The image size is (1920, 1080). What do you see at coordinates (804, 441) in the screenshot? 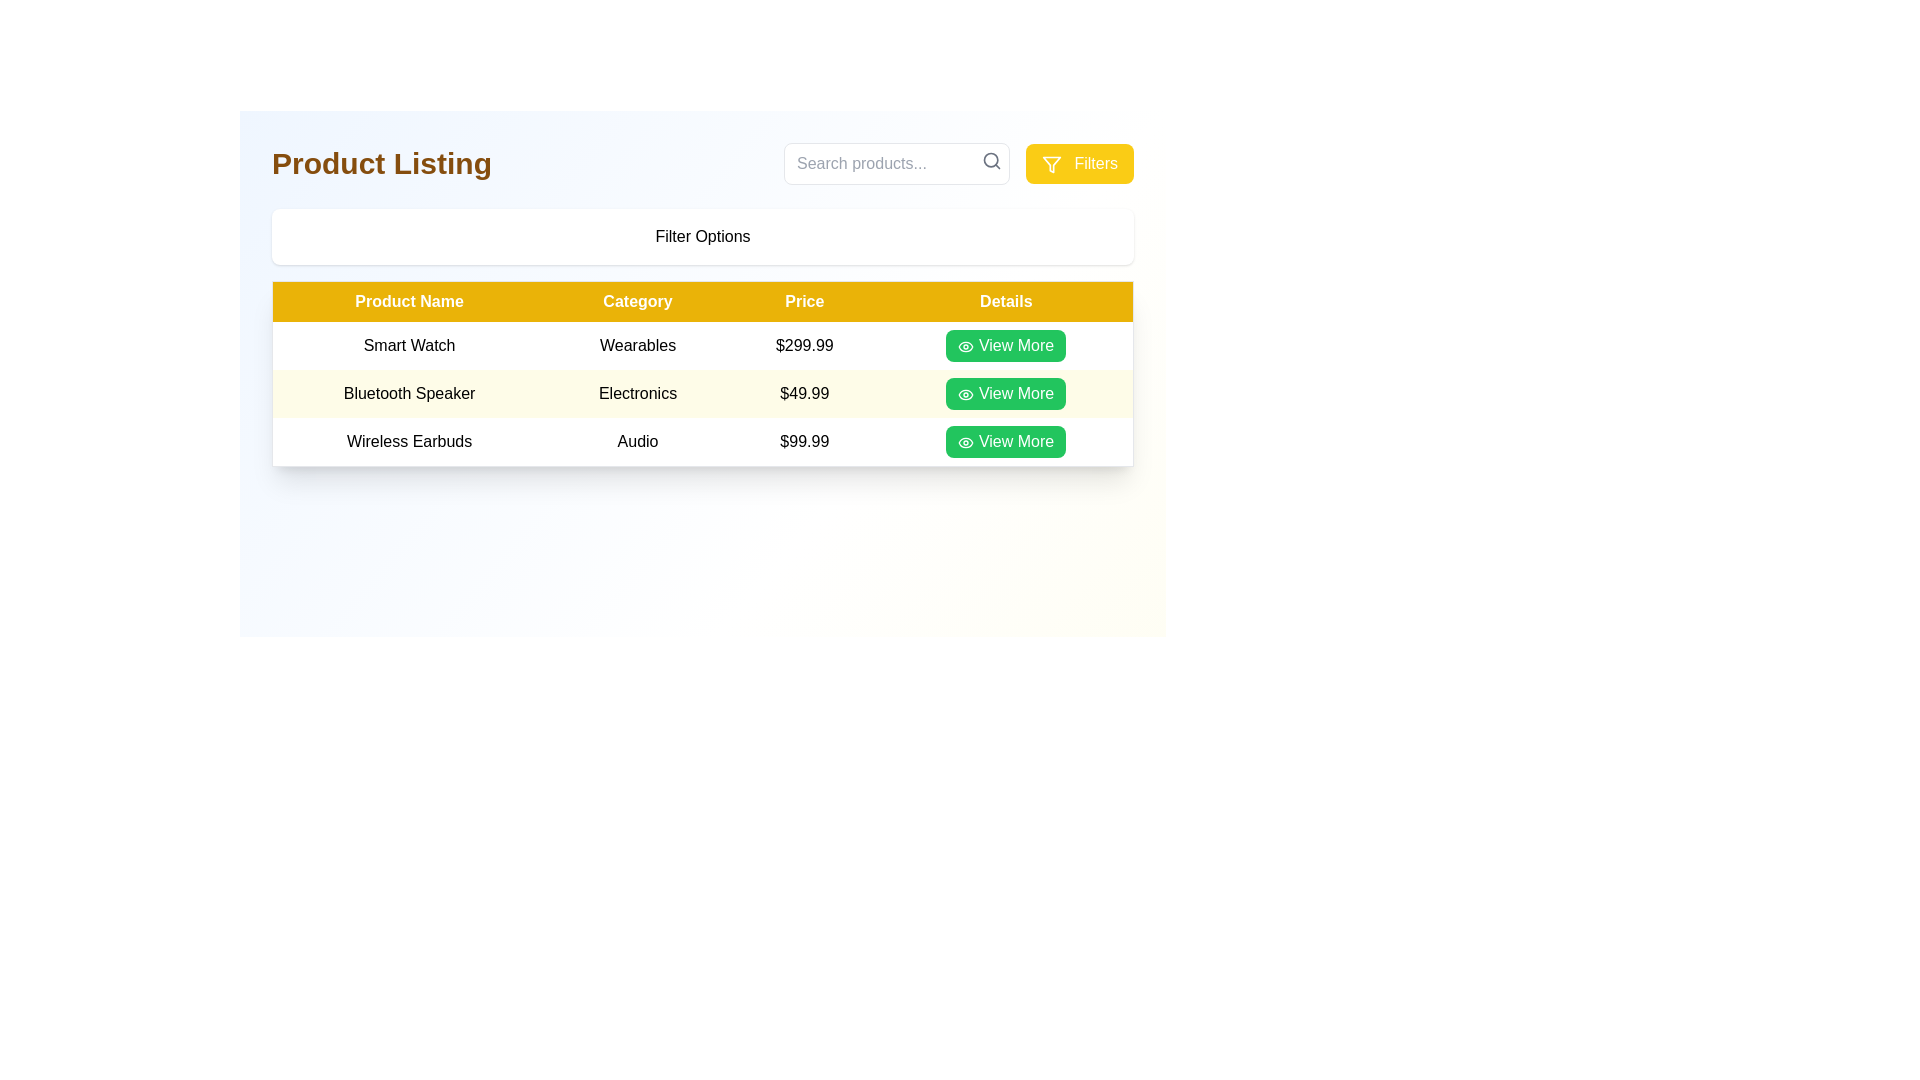
I see `the text label displaying the price value '$99.99' in black font, located in the third row of the table under the 'Price' column for the 'Wireless Earbuds' product` at bounding box center [804, 441].